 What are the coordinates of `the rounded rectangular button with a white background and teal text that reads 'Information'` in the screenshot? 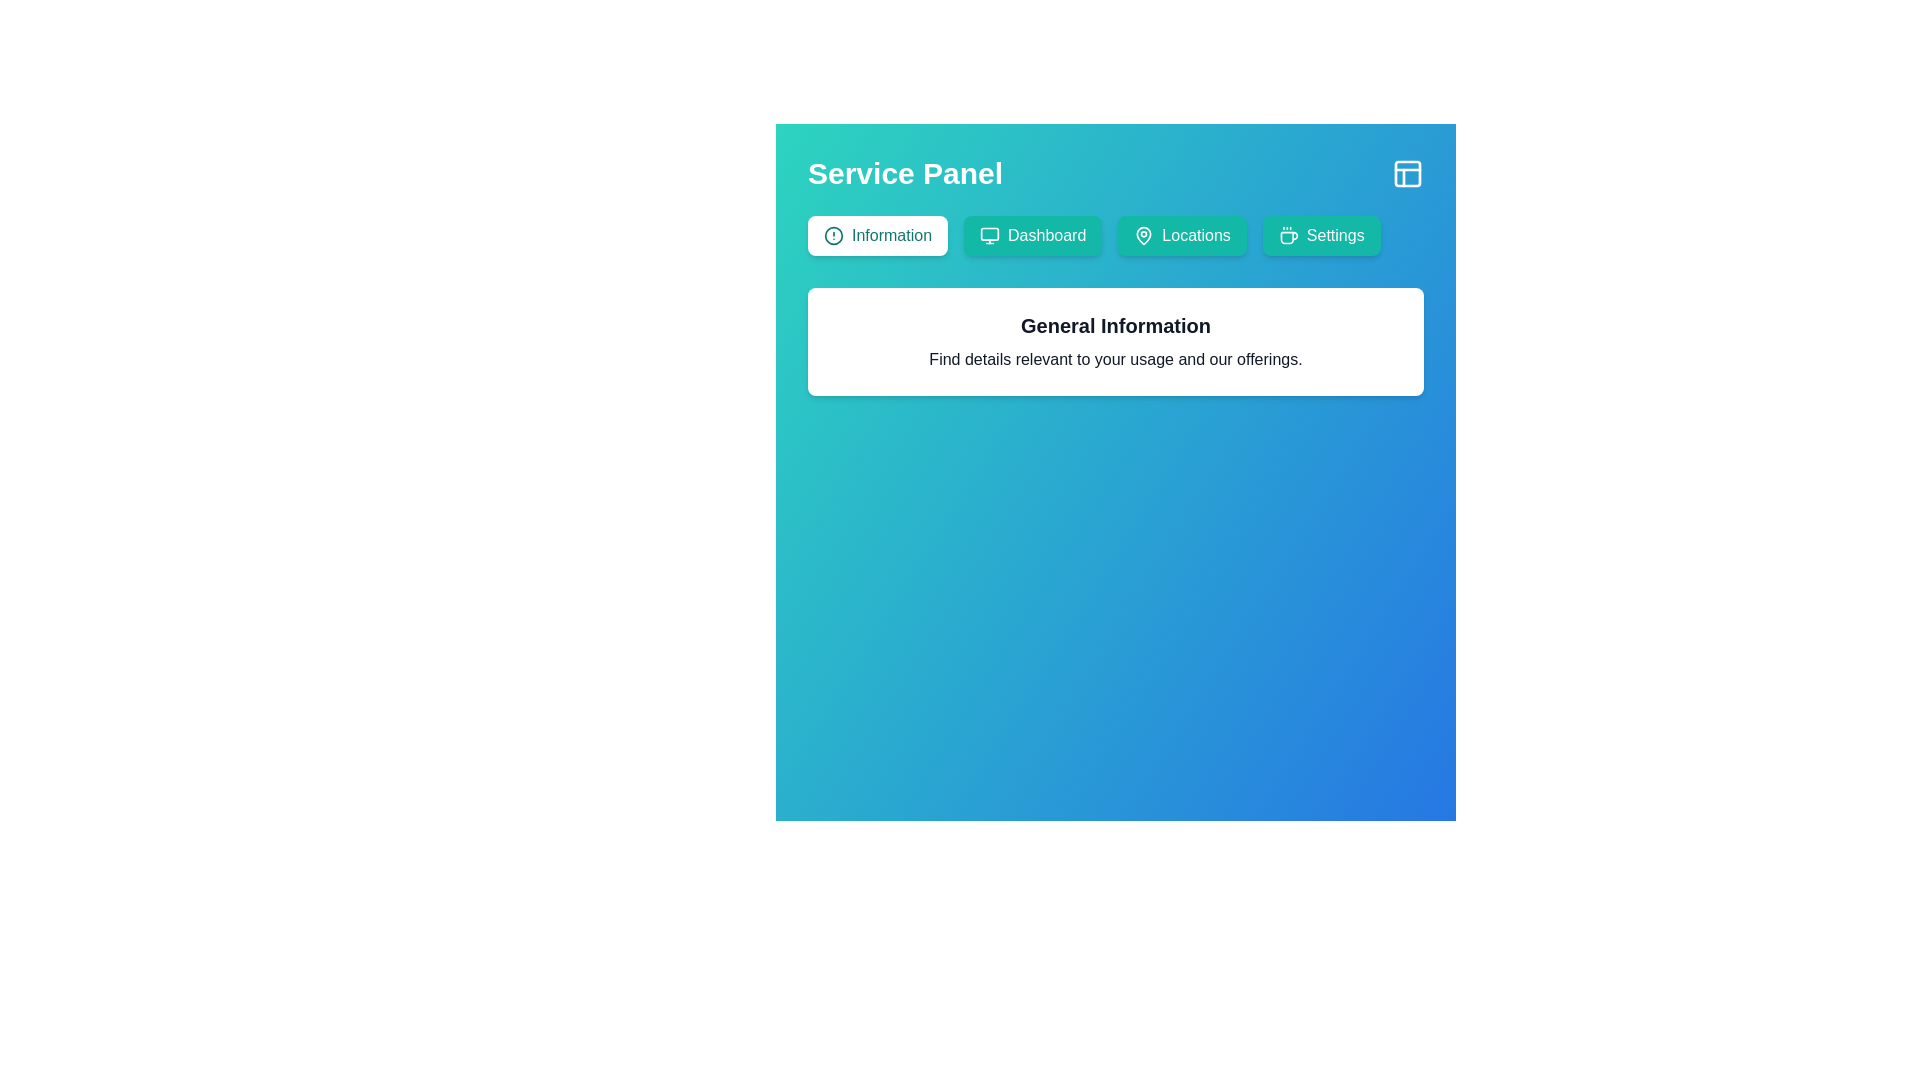 It's located at (878, 234).